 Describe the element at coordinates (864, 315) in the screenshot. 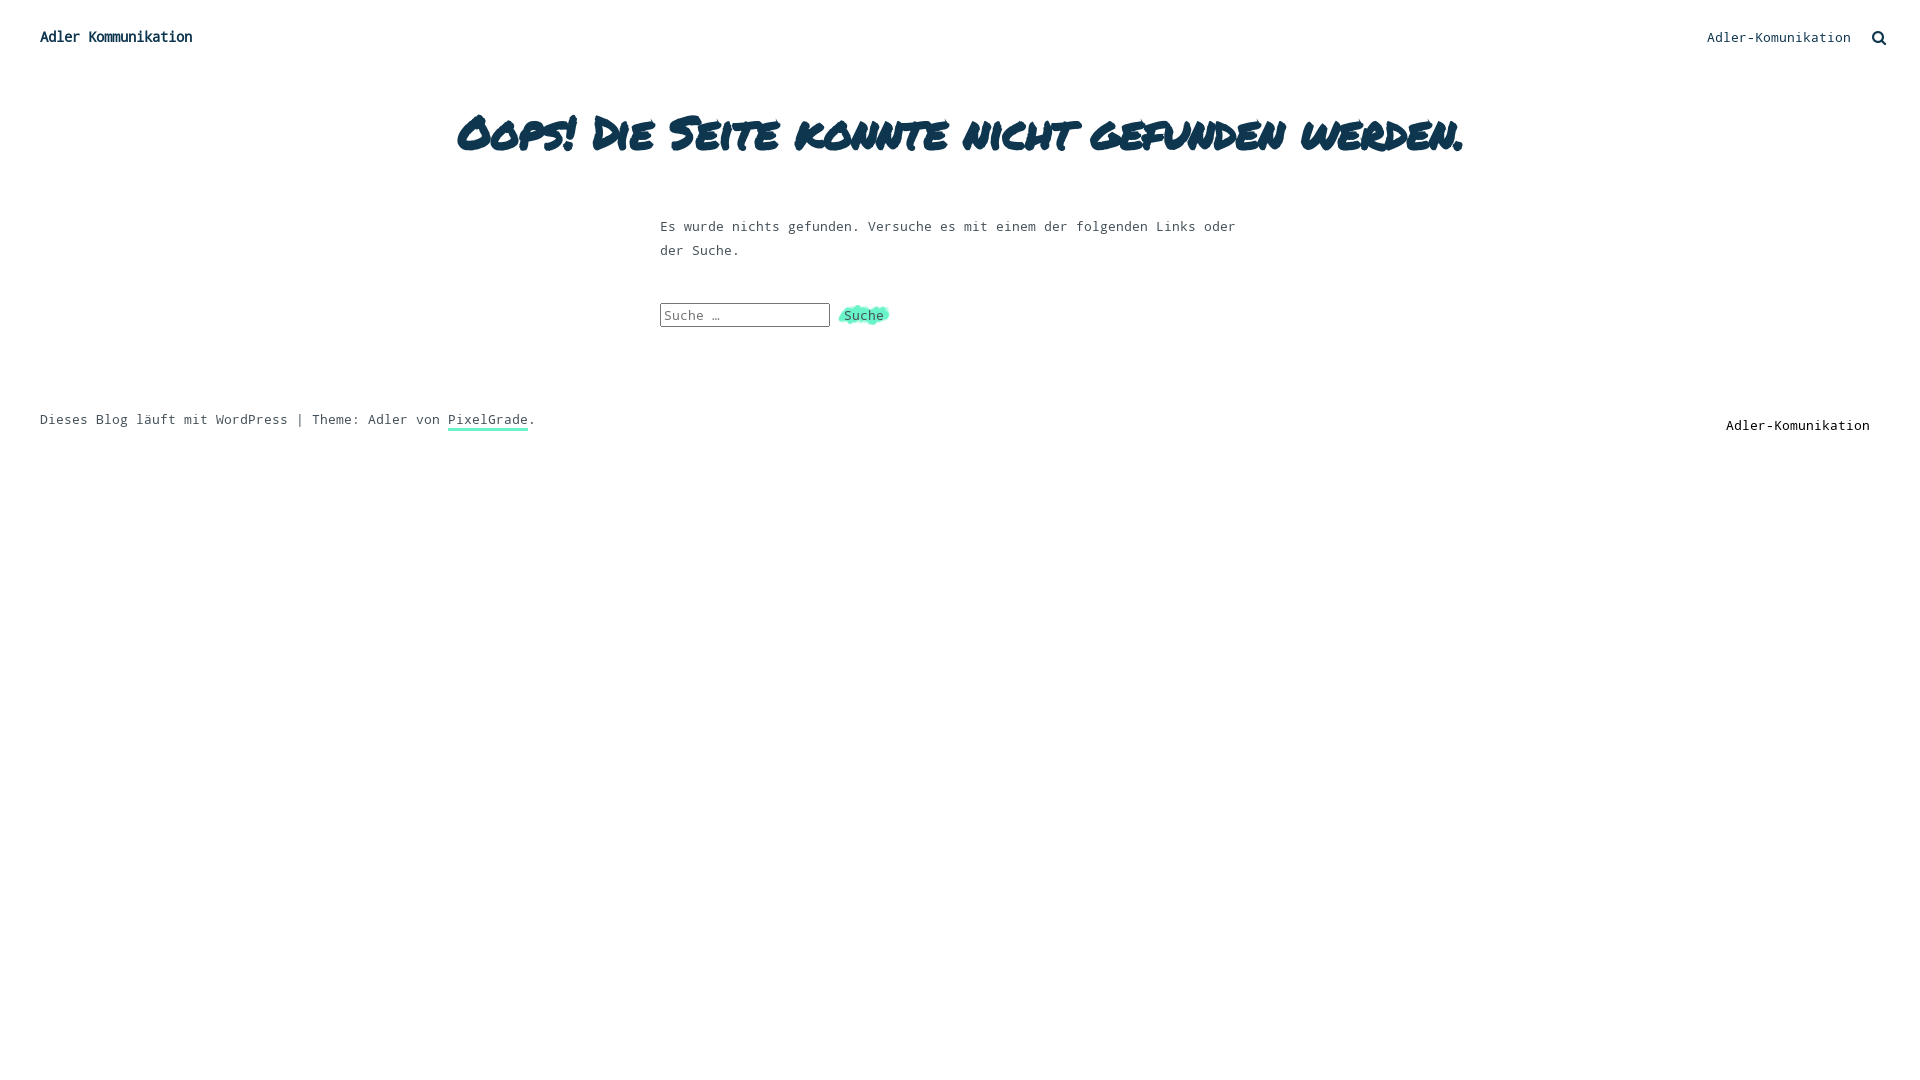

I see `'Suche'` at that location.